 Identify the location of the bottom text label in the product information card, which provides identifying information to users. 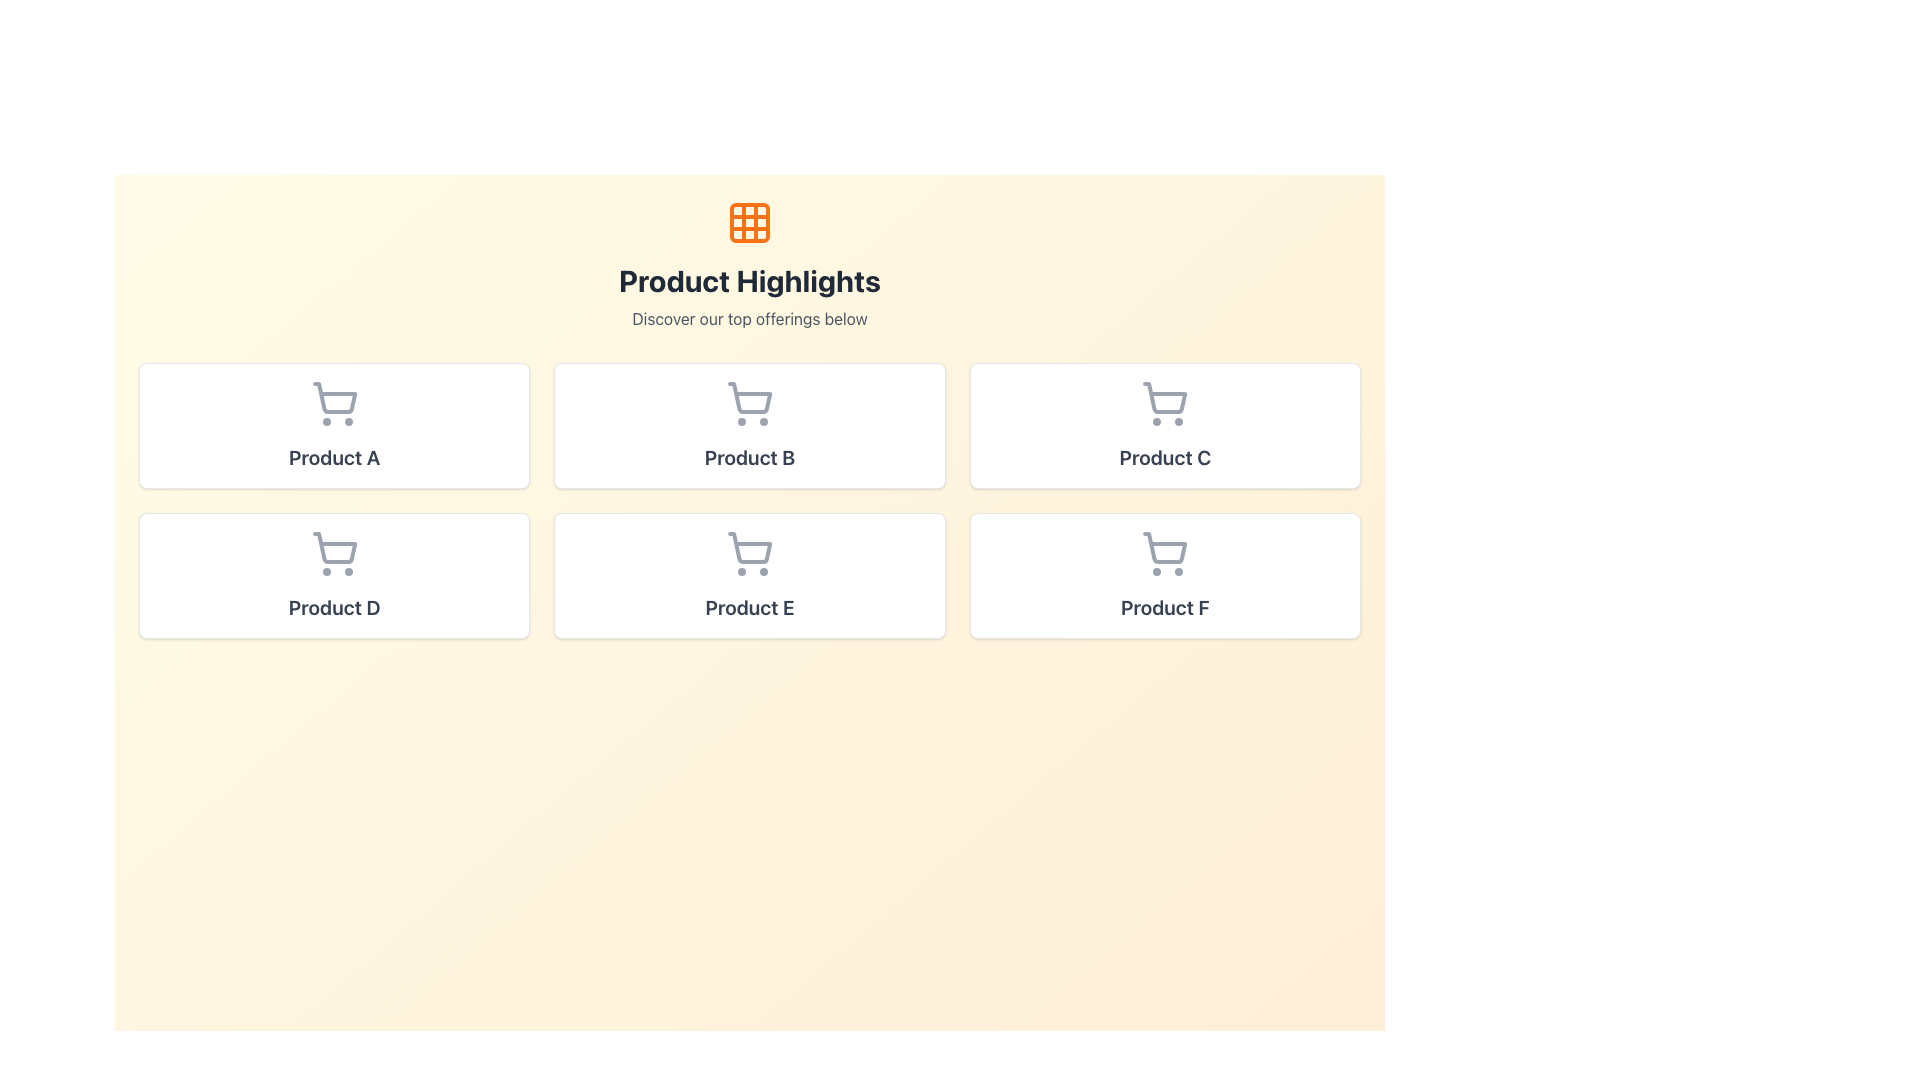
(334, 607).